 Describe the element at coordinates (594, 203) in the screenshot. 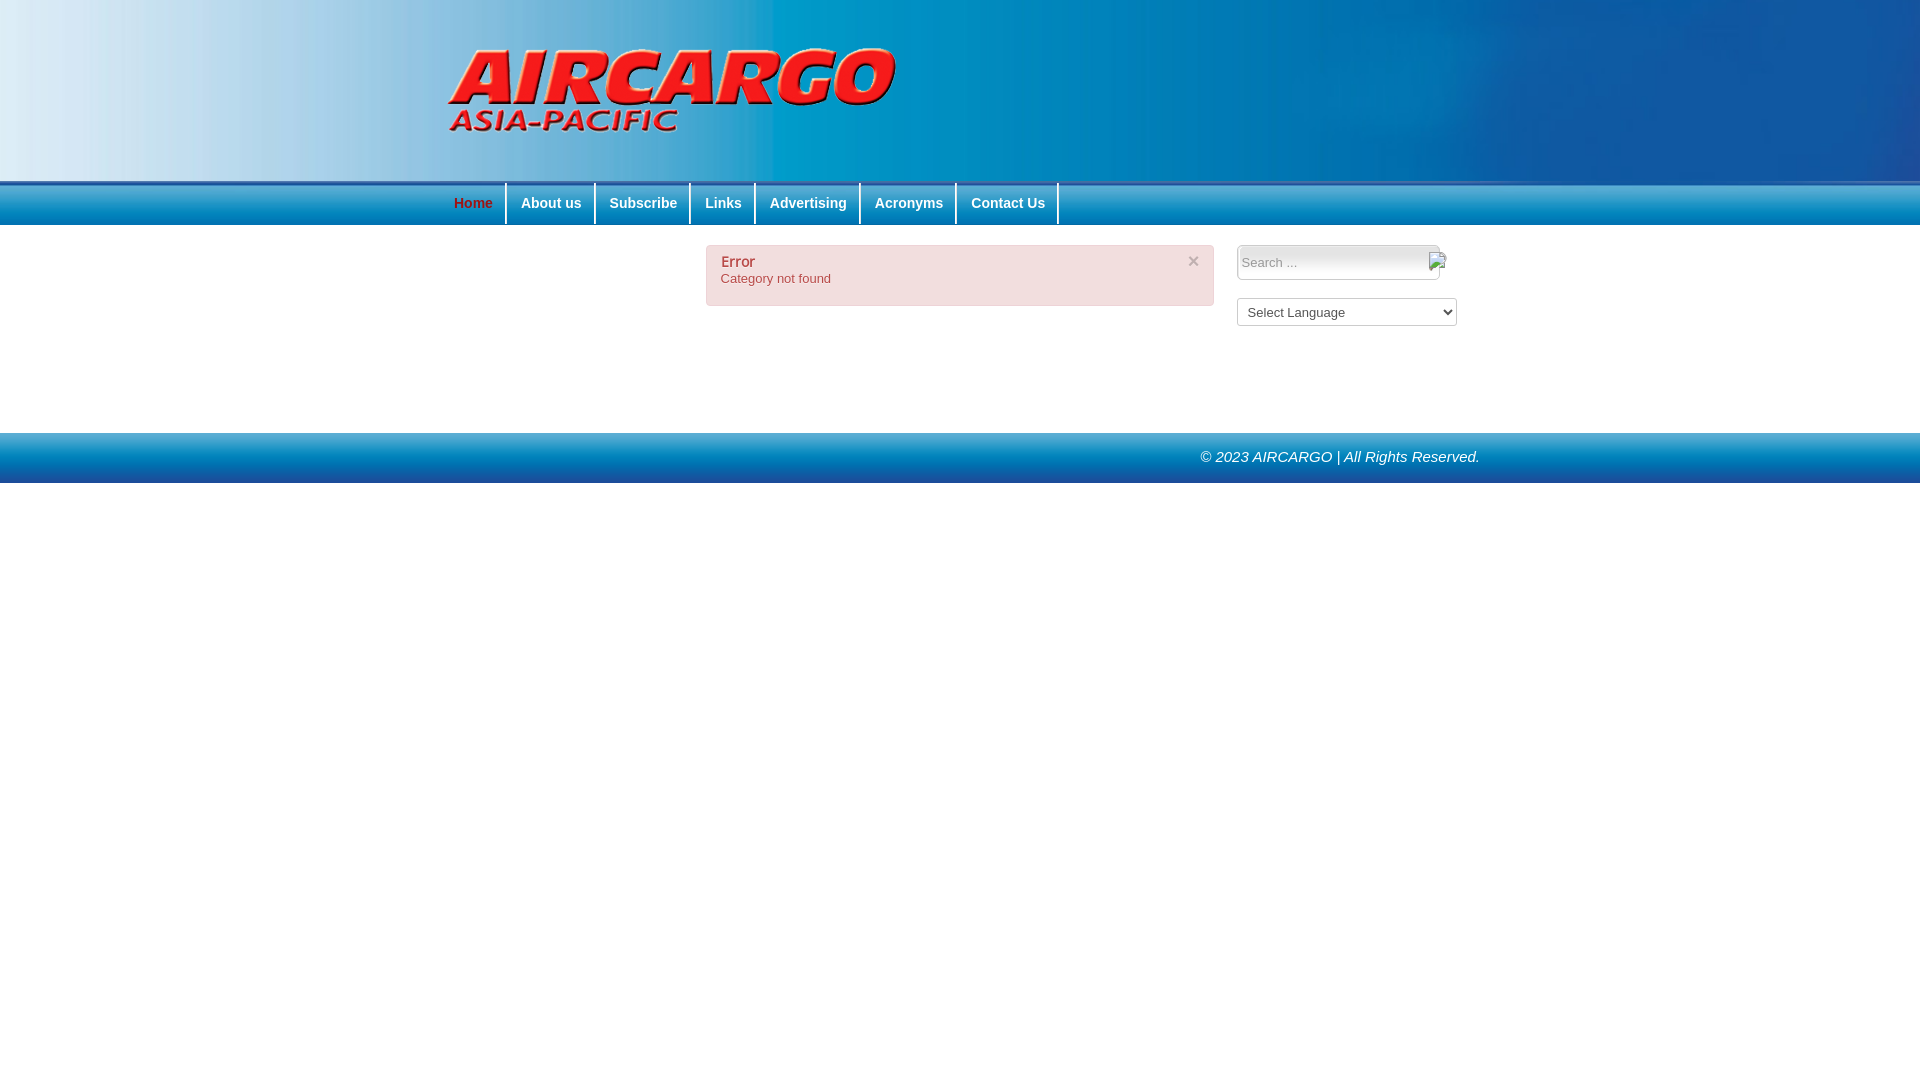

I see `'Subscribe'` at that location.